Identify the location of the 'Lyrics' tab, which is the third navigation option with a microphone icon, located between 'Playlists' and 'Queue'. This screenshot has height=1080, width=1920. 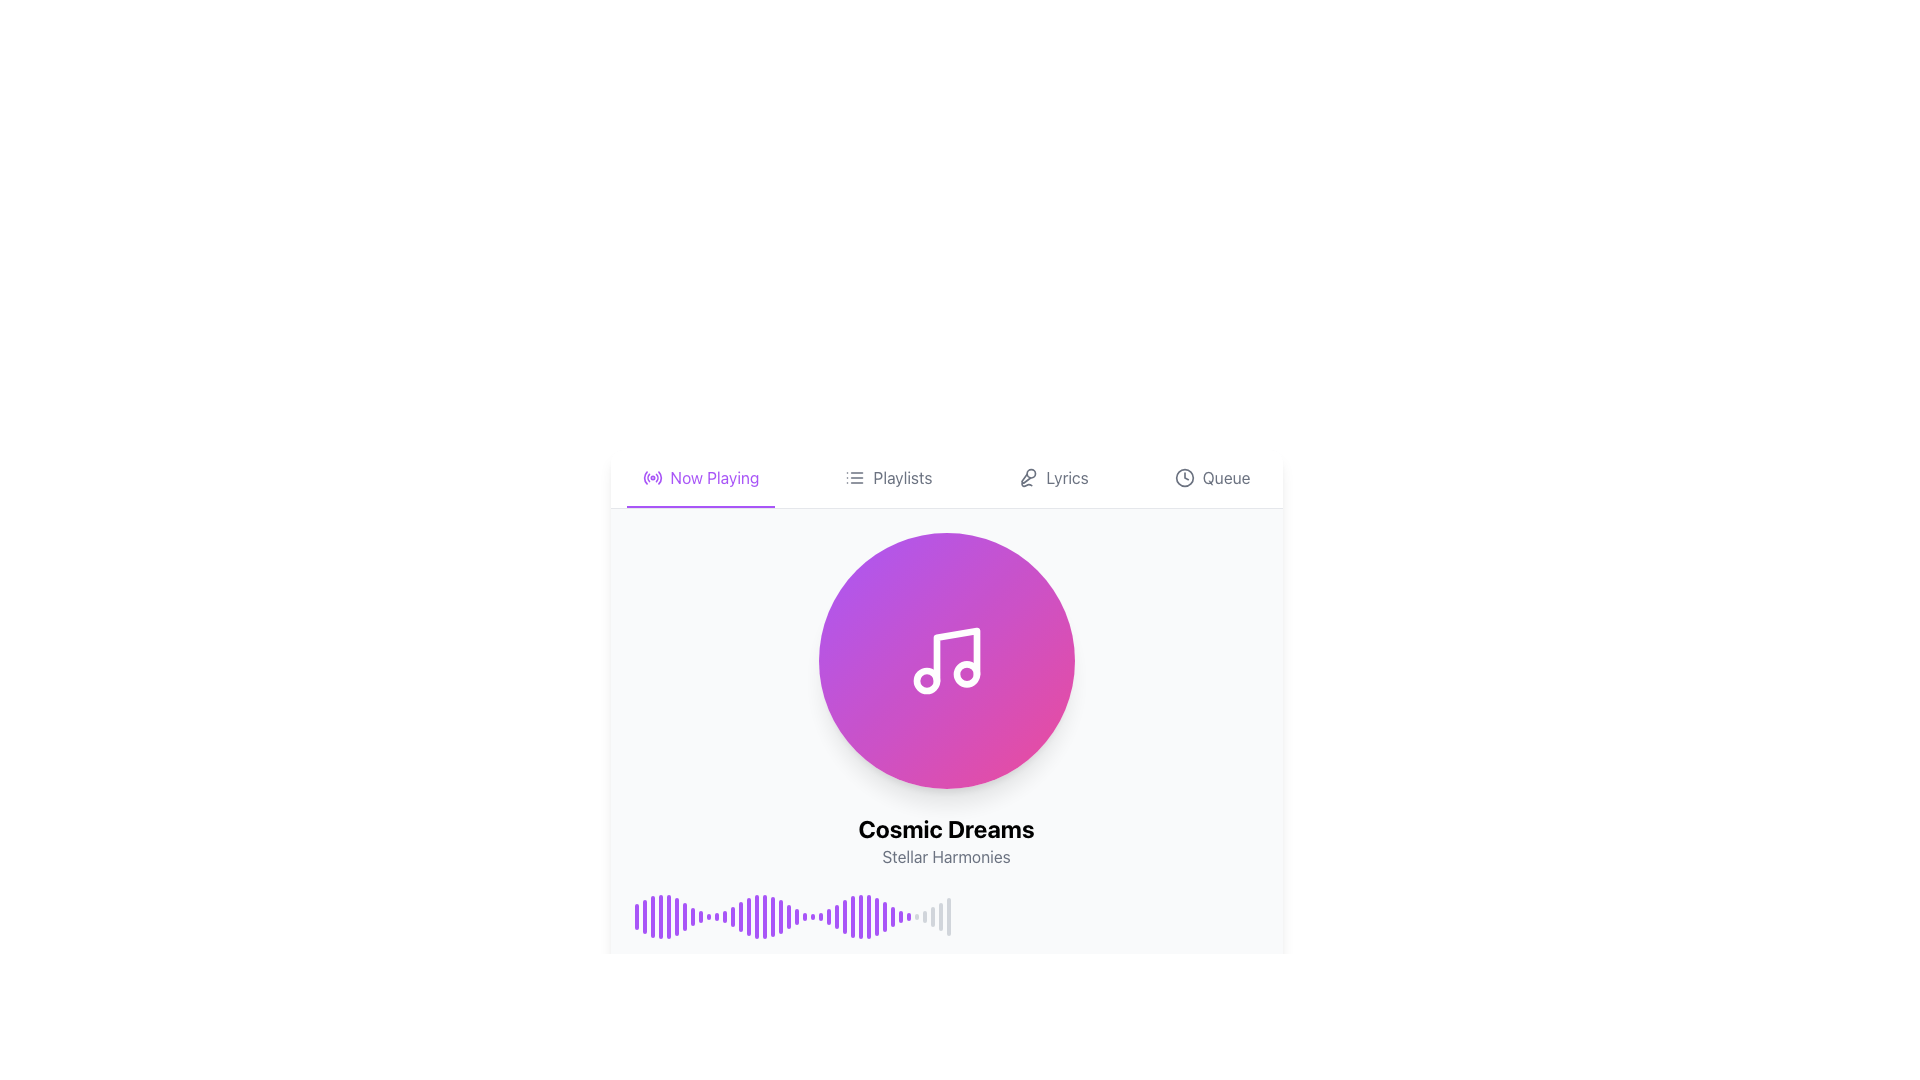
(1052, 478).